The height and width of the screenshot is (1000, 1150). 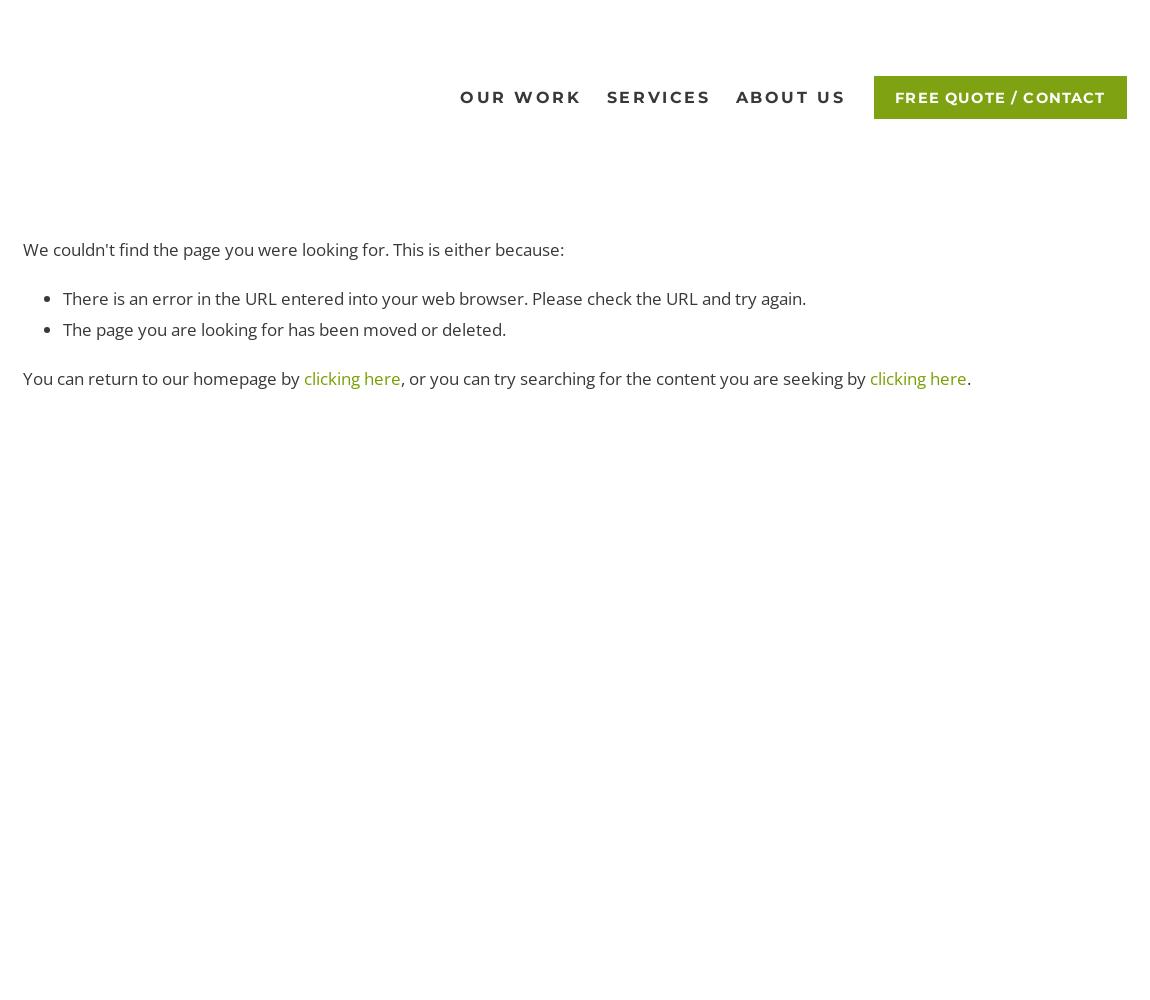 What do you see at coordinates (605, 95) in the screenshot?
I see `'Services'` at bounding box center [605, 95].